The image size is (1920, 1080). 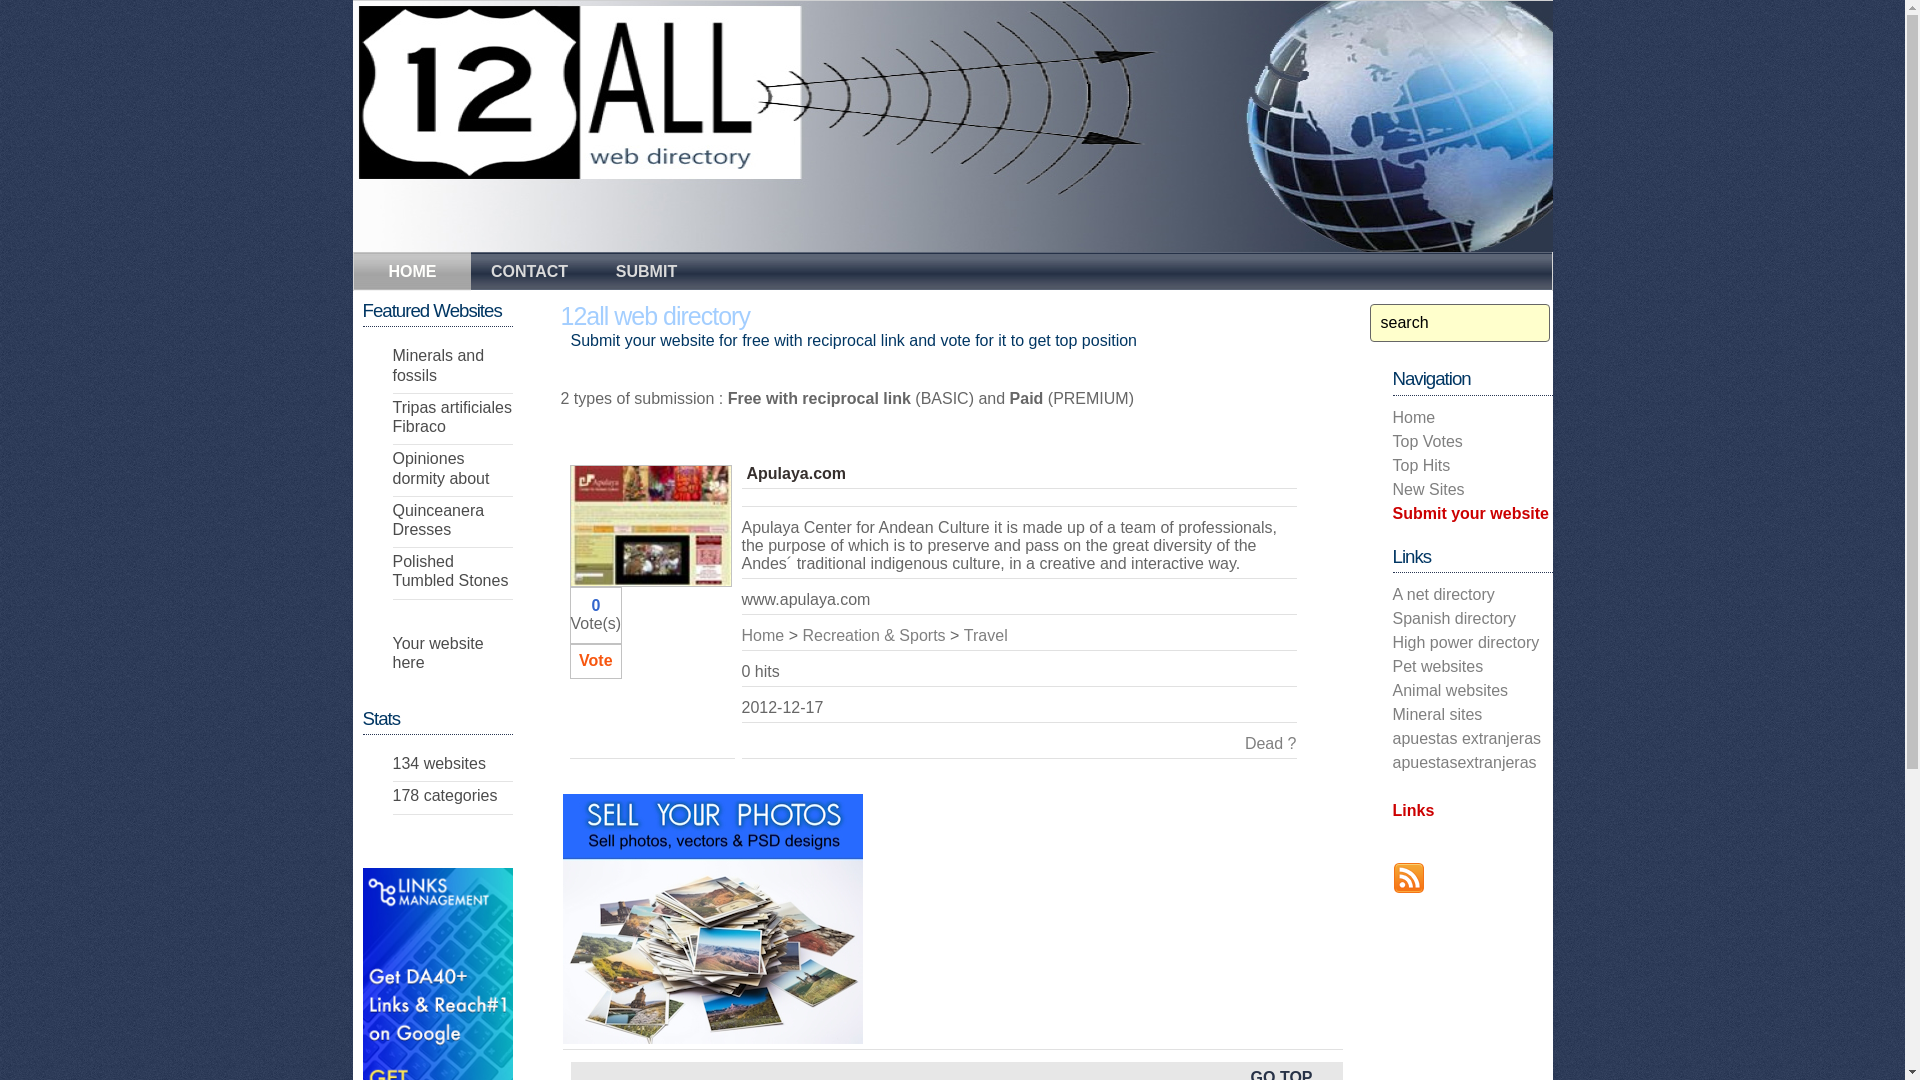 I want to click on 'Polished Tumbled Stones', so click(x=449, y=570).